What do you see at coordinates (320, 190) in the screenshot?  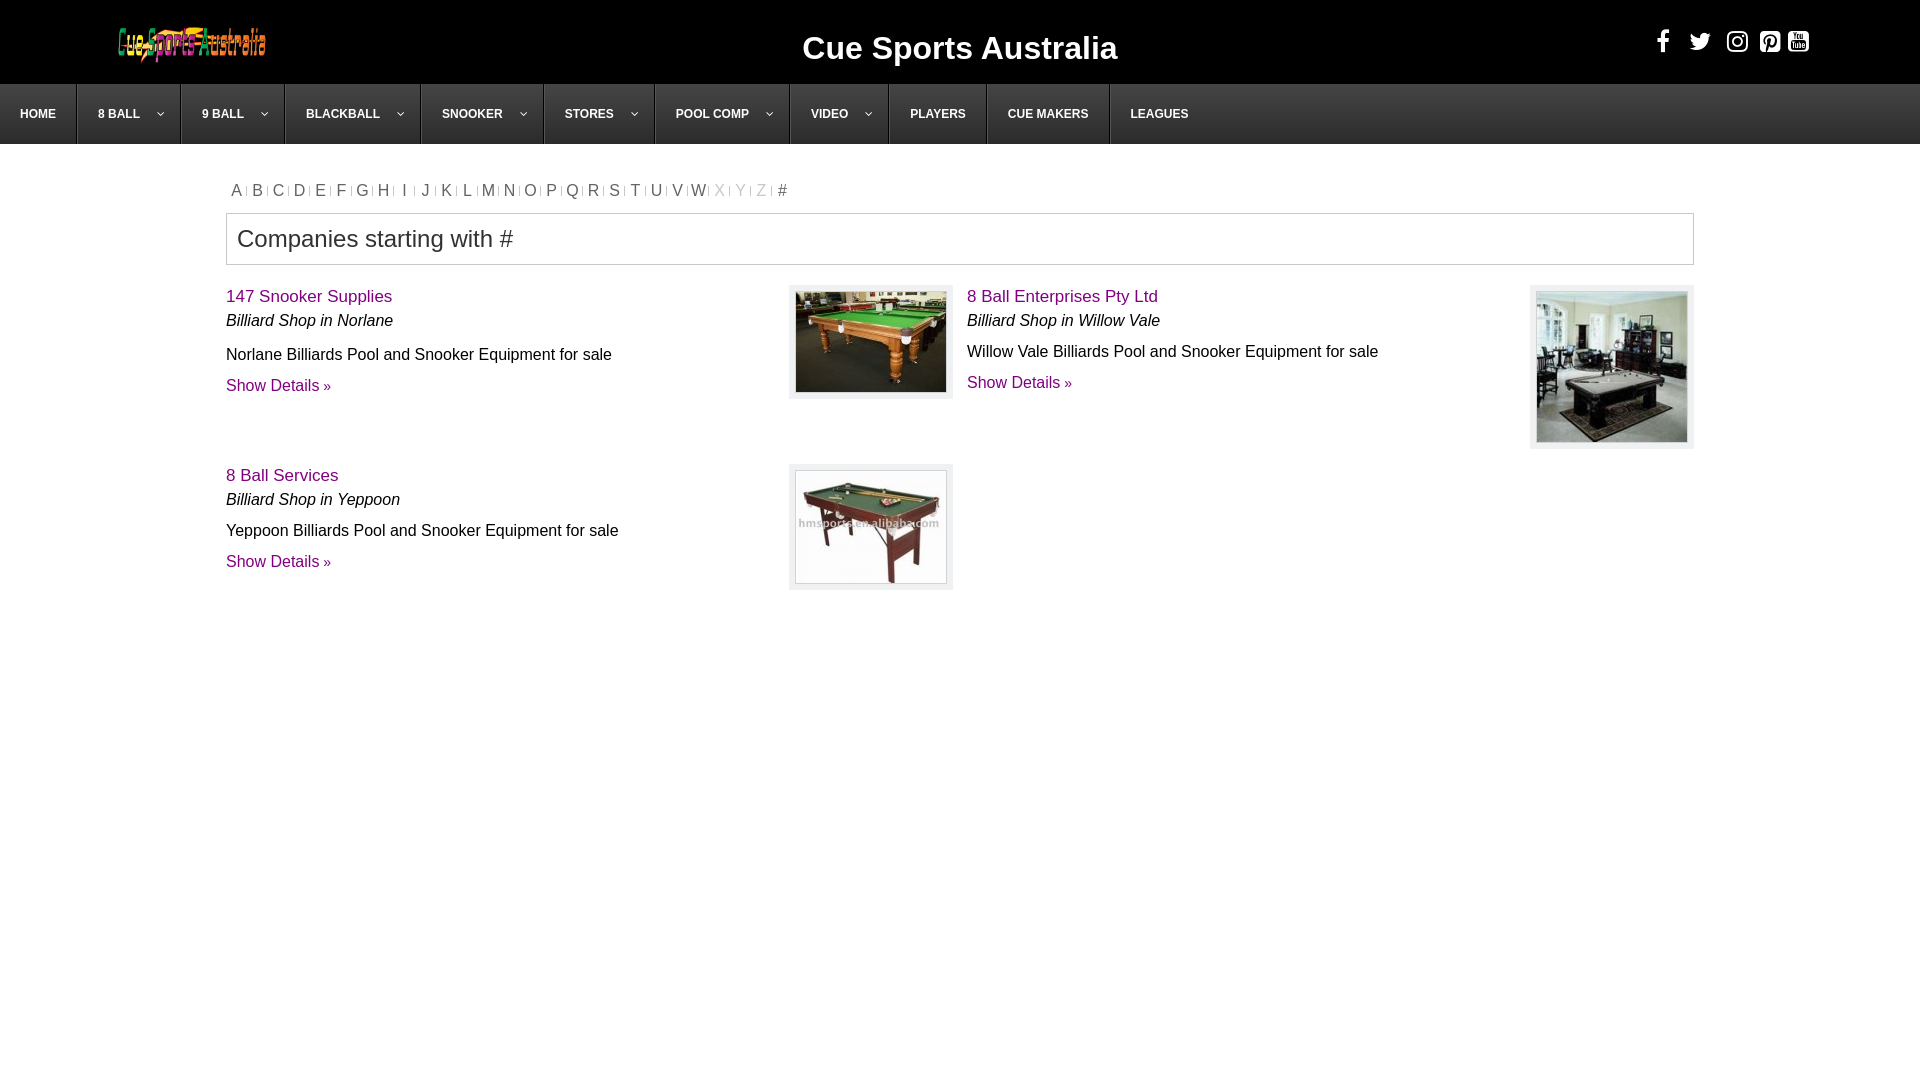 I see `'E'` at bounding box center [320, 190].